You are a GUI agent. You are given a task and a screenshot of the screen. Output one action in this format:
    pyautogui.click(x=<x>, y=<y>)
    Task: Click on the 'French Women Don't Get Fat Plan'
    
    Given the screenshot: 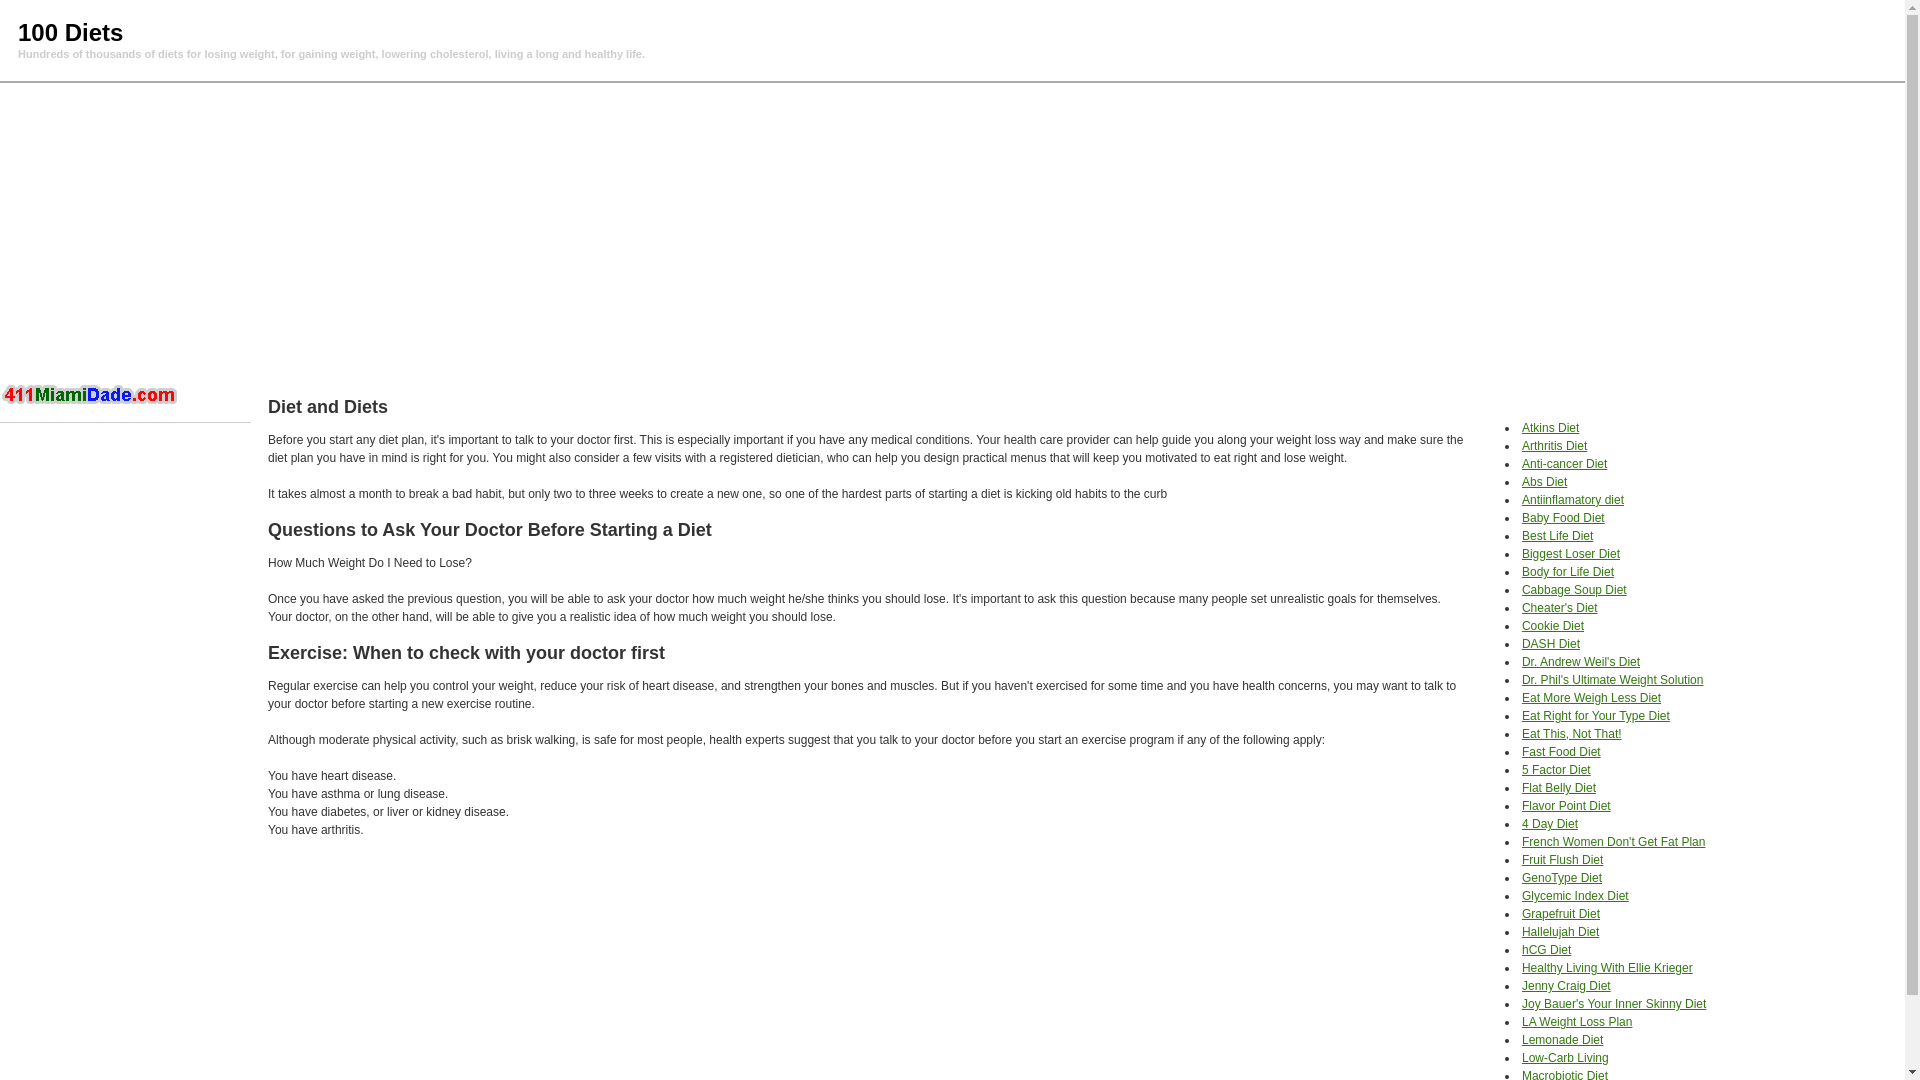 What is the action you would take?
    pyautogui.click(x=1613, y=841)
    